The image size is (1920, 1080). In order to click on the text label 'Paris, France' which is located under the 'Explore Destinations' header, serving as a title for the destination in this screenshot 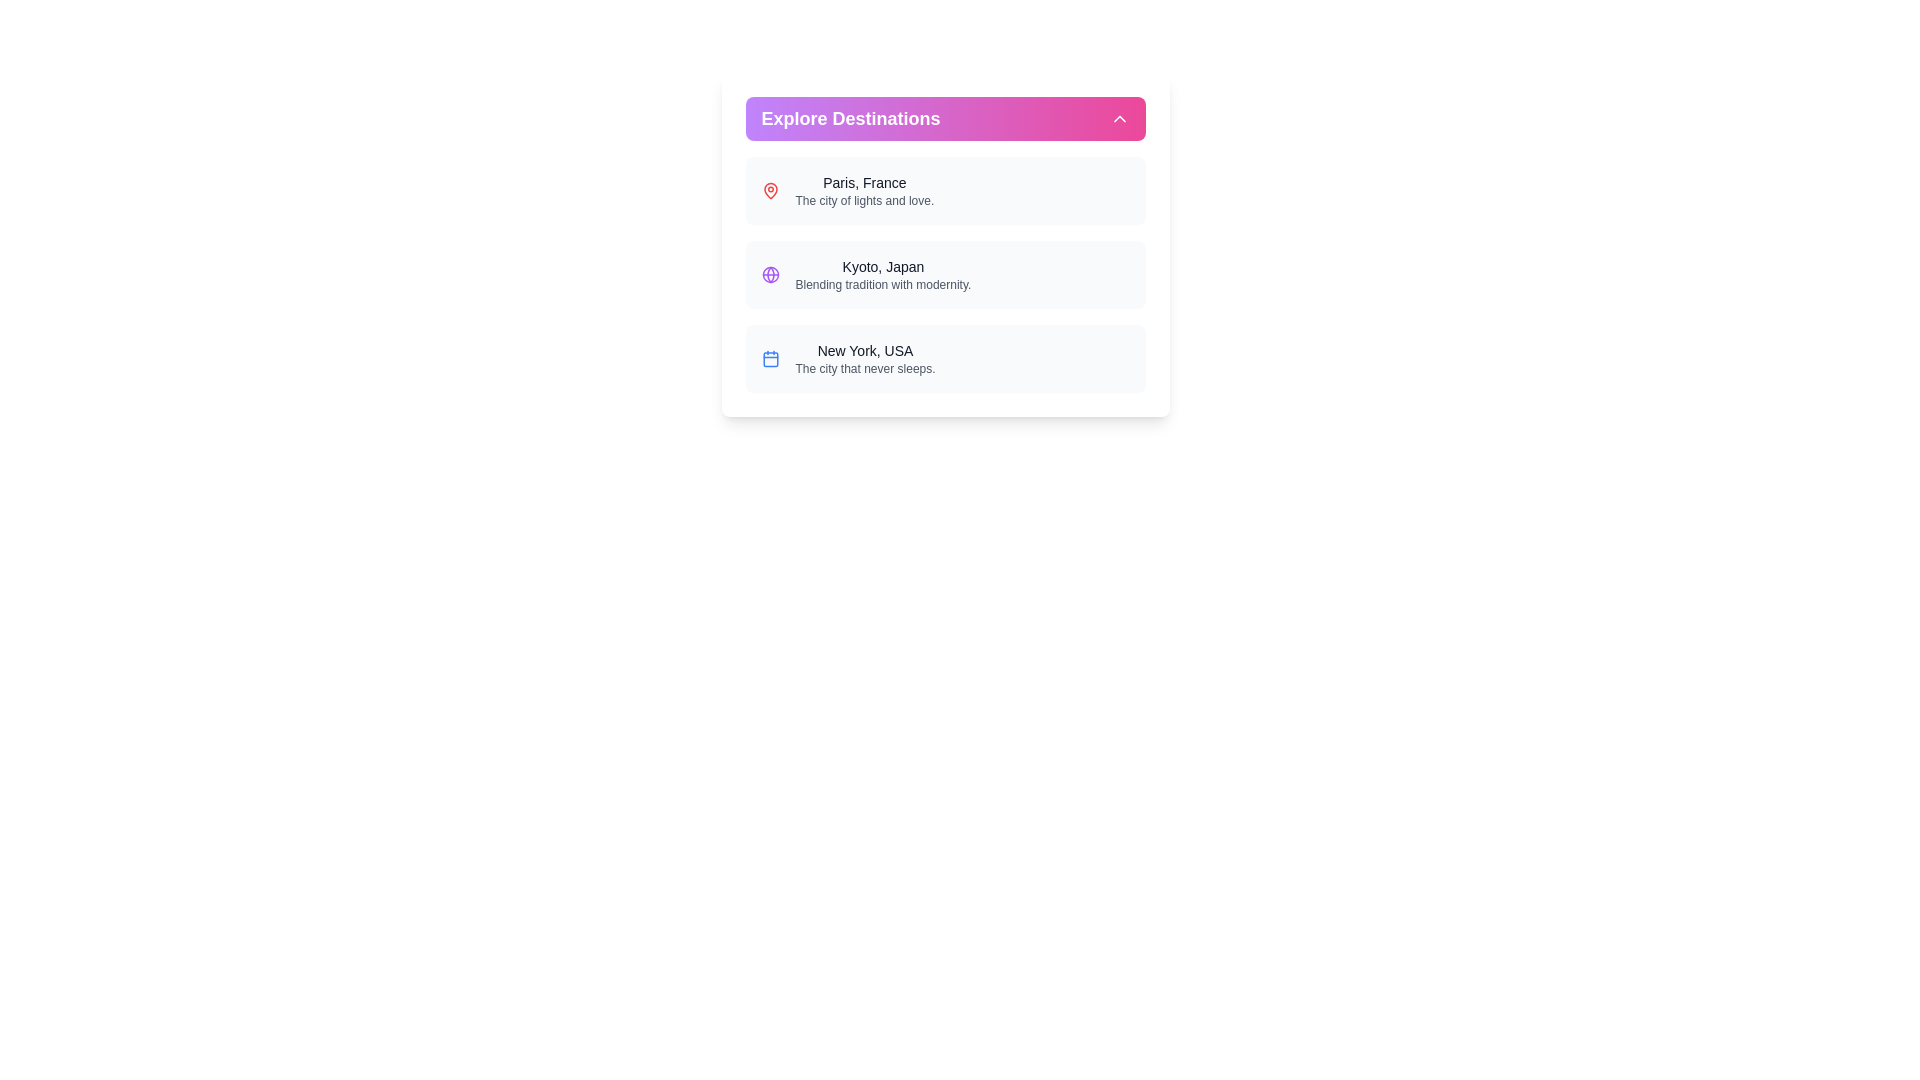, I will do `click(864, 182)`.